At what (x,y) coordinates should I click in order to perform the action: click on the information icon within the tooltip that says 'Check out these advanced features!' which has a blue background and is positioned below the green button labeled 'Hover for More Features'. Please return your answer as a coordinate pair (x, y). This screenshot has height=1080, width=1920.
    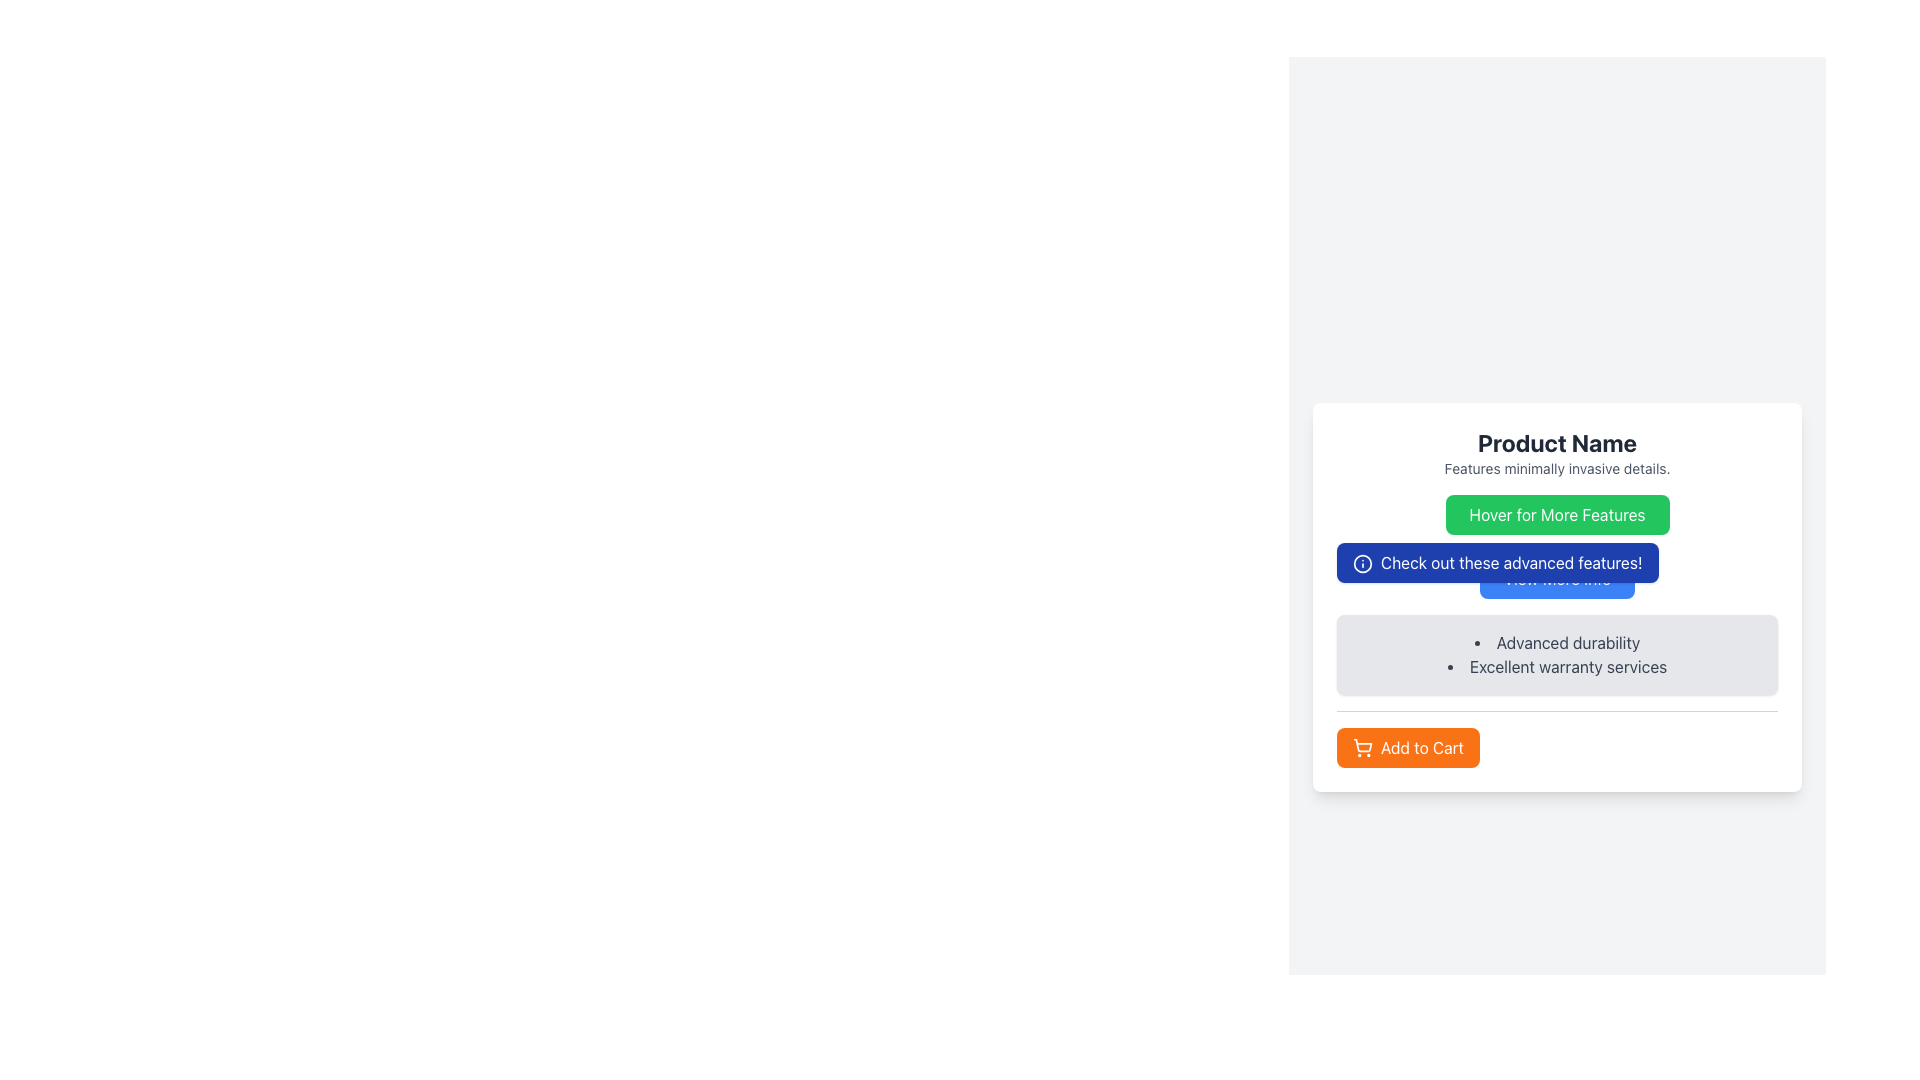
    Looking at the image, I should click on (1497, 562).